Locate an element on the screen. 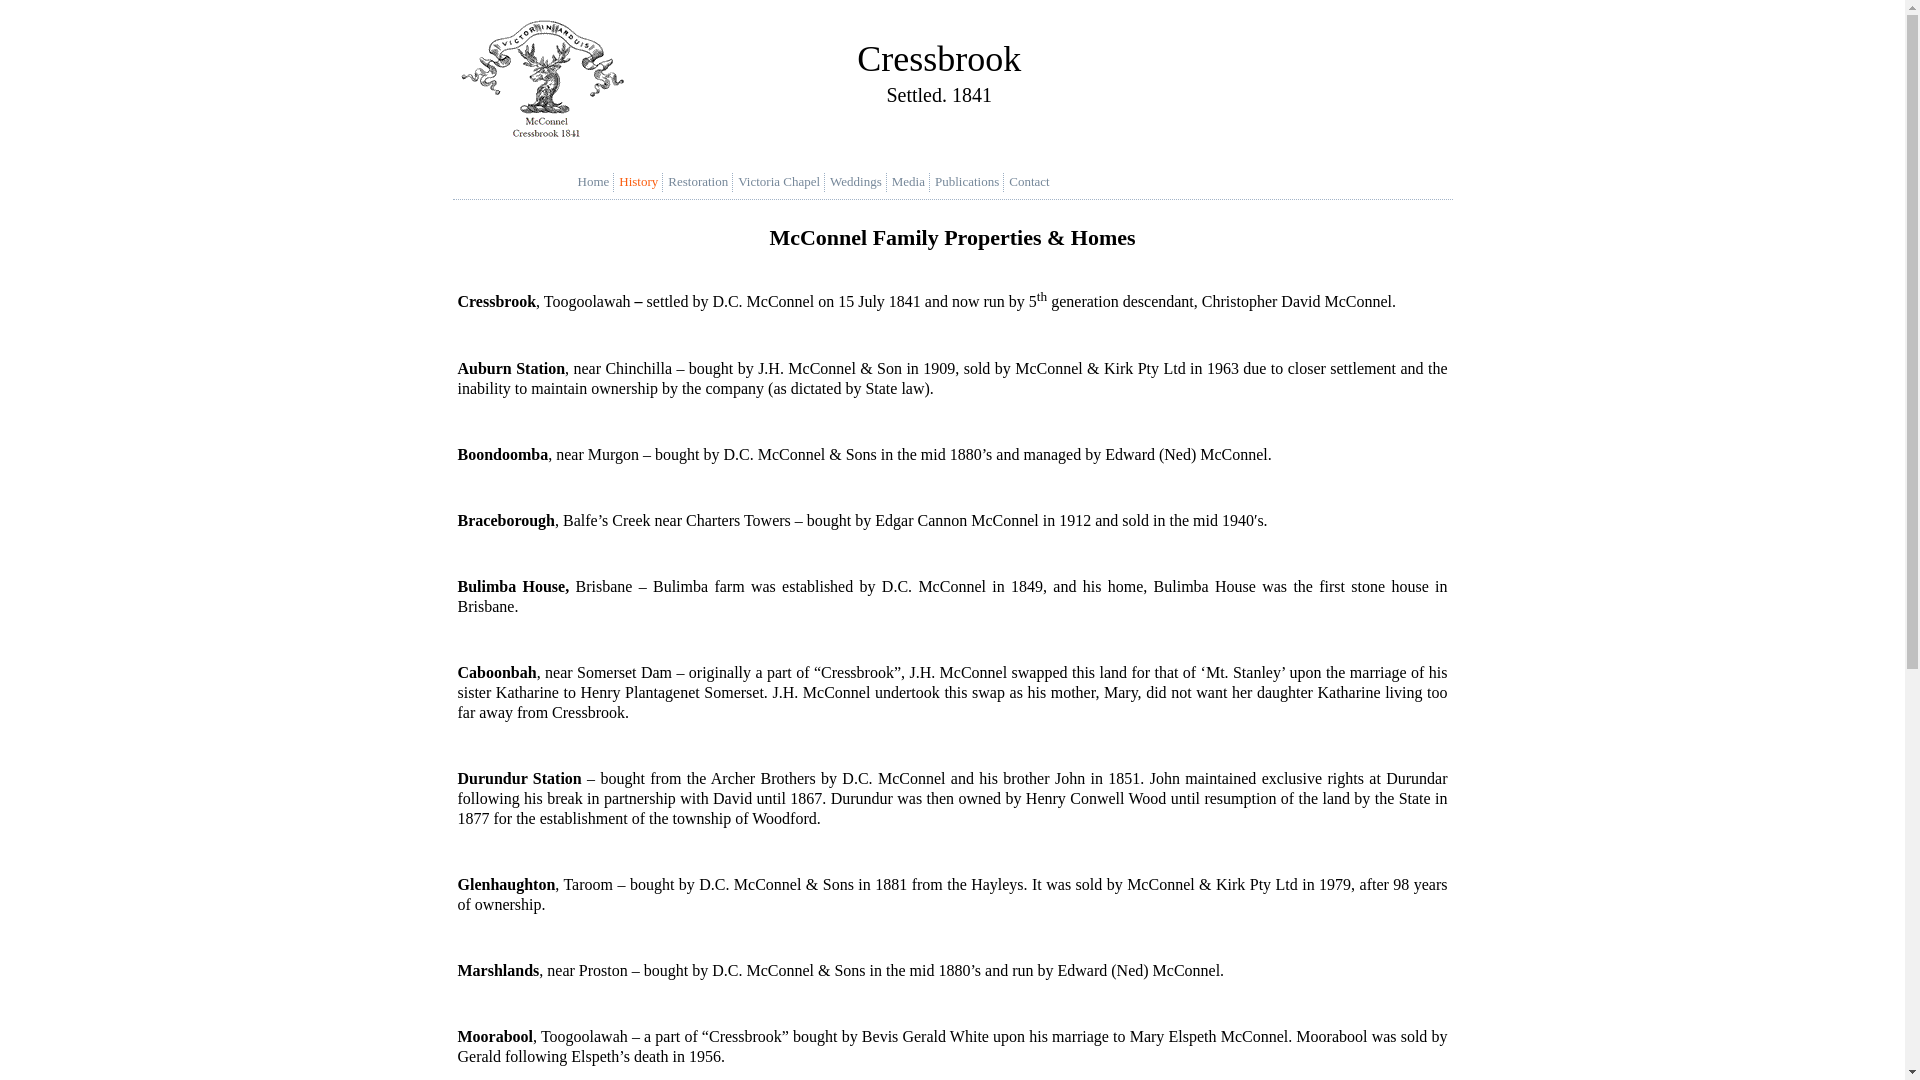 The width and height of the screenshot is (1920, 1080). 'Media' is located at coordinates (912, 181).